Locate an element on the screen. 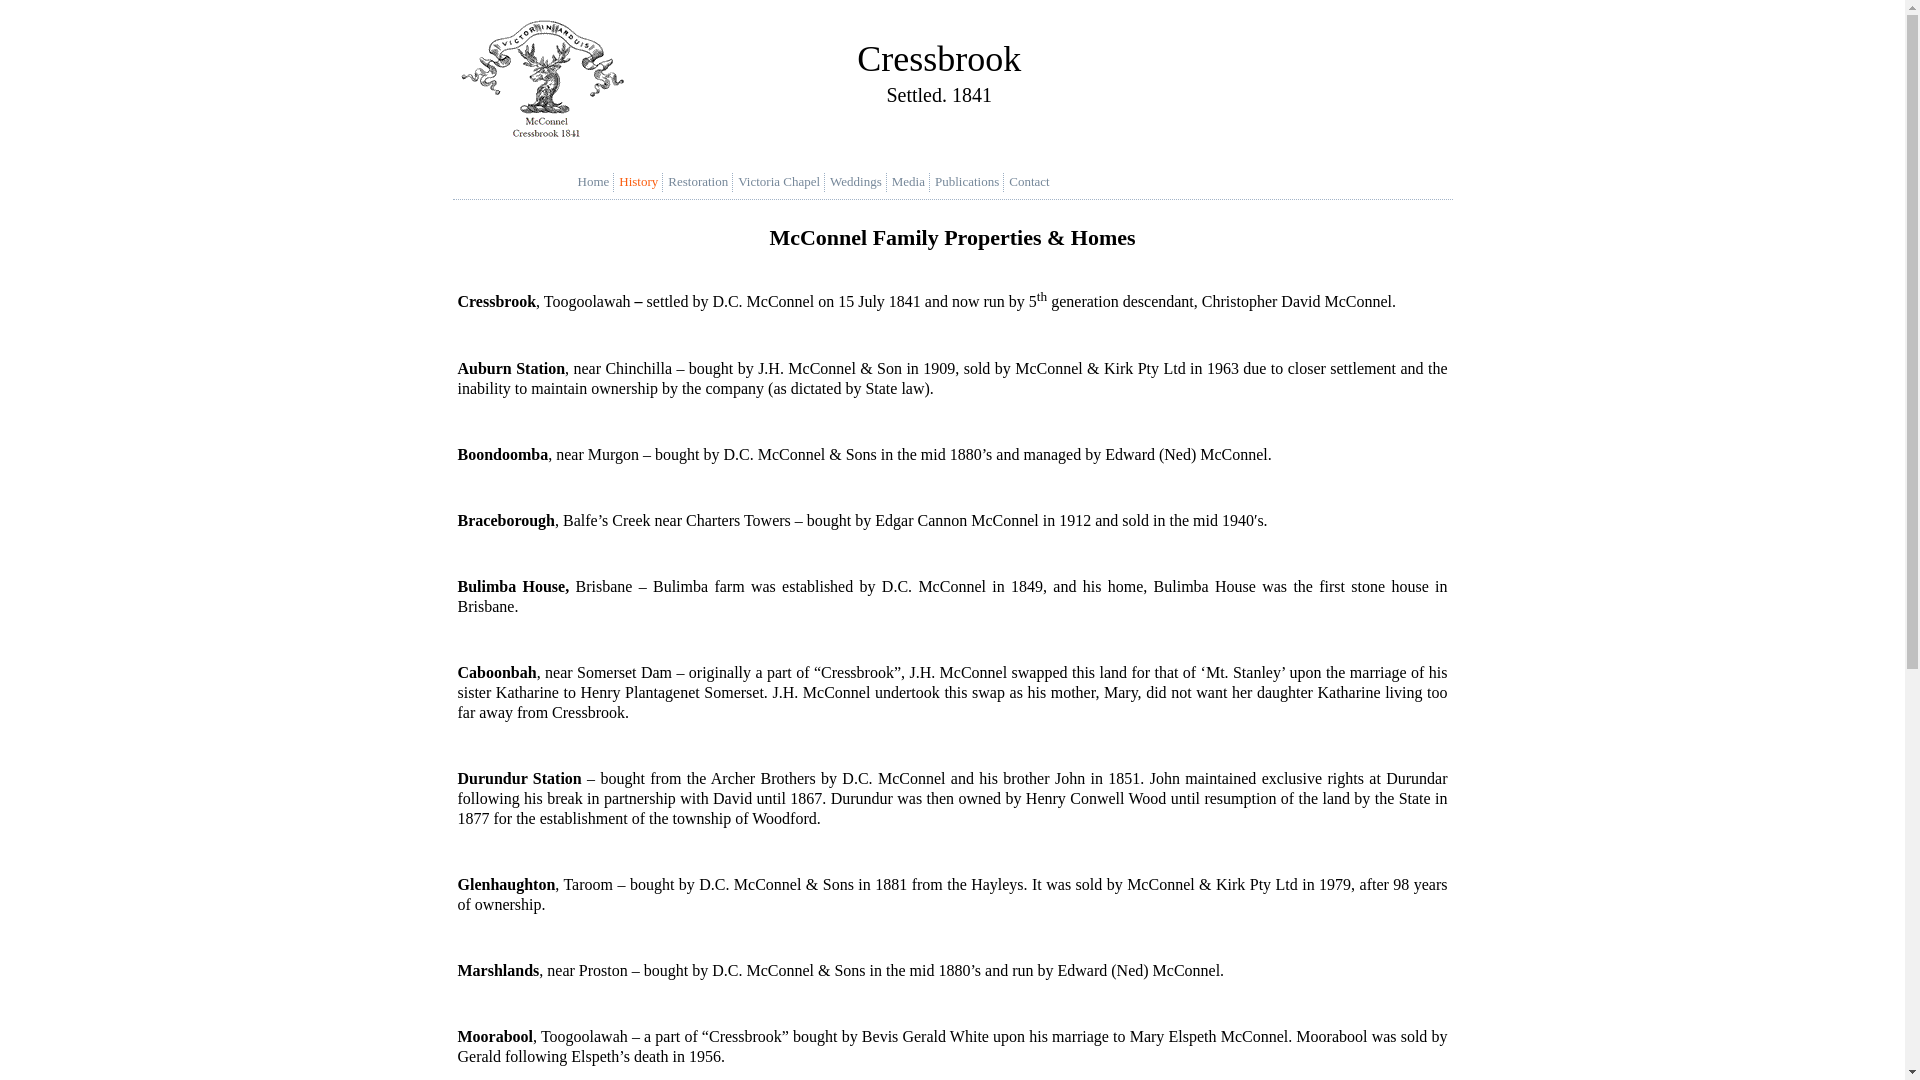 The width and height of the screenshot is (1920, 1080). 'Media' is located at coordinates (912, 181).